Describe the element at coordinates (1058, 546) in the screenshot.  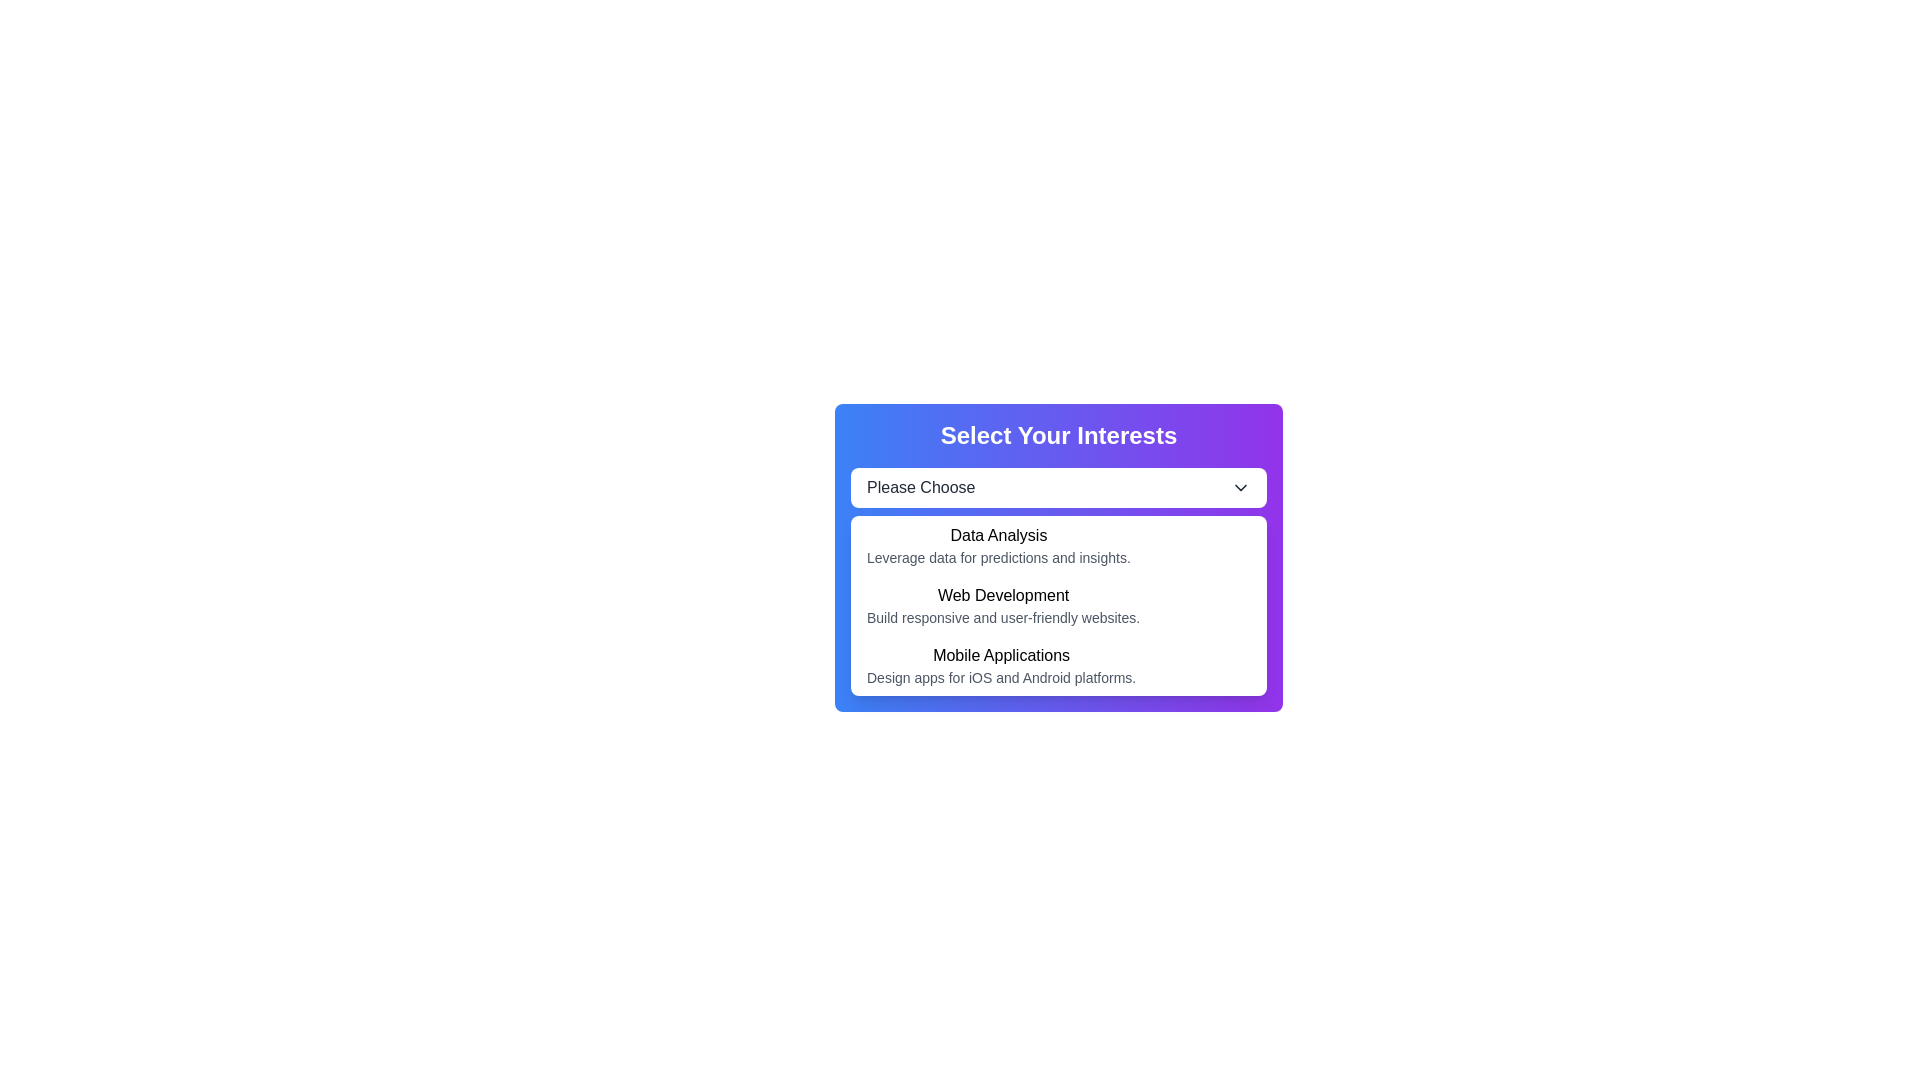
I see `the first selectable list item titled 'Data Analysis' in the dropdown menu under 'Select Your Interests' to trigger its hover state` at that location.